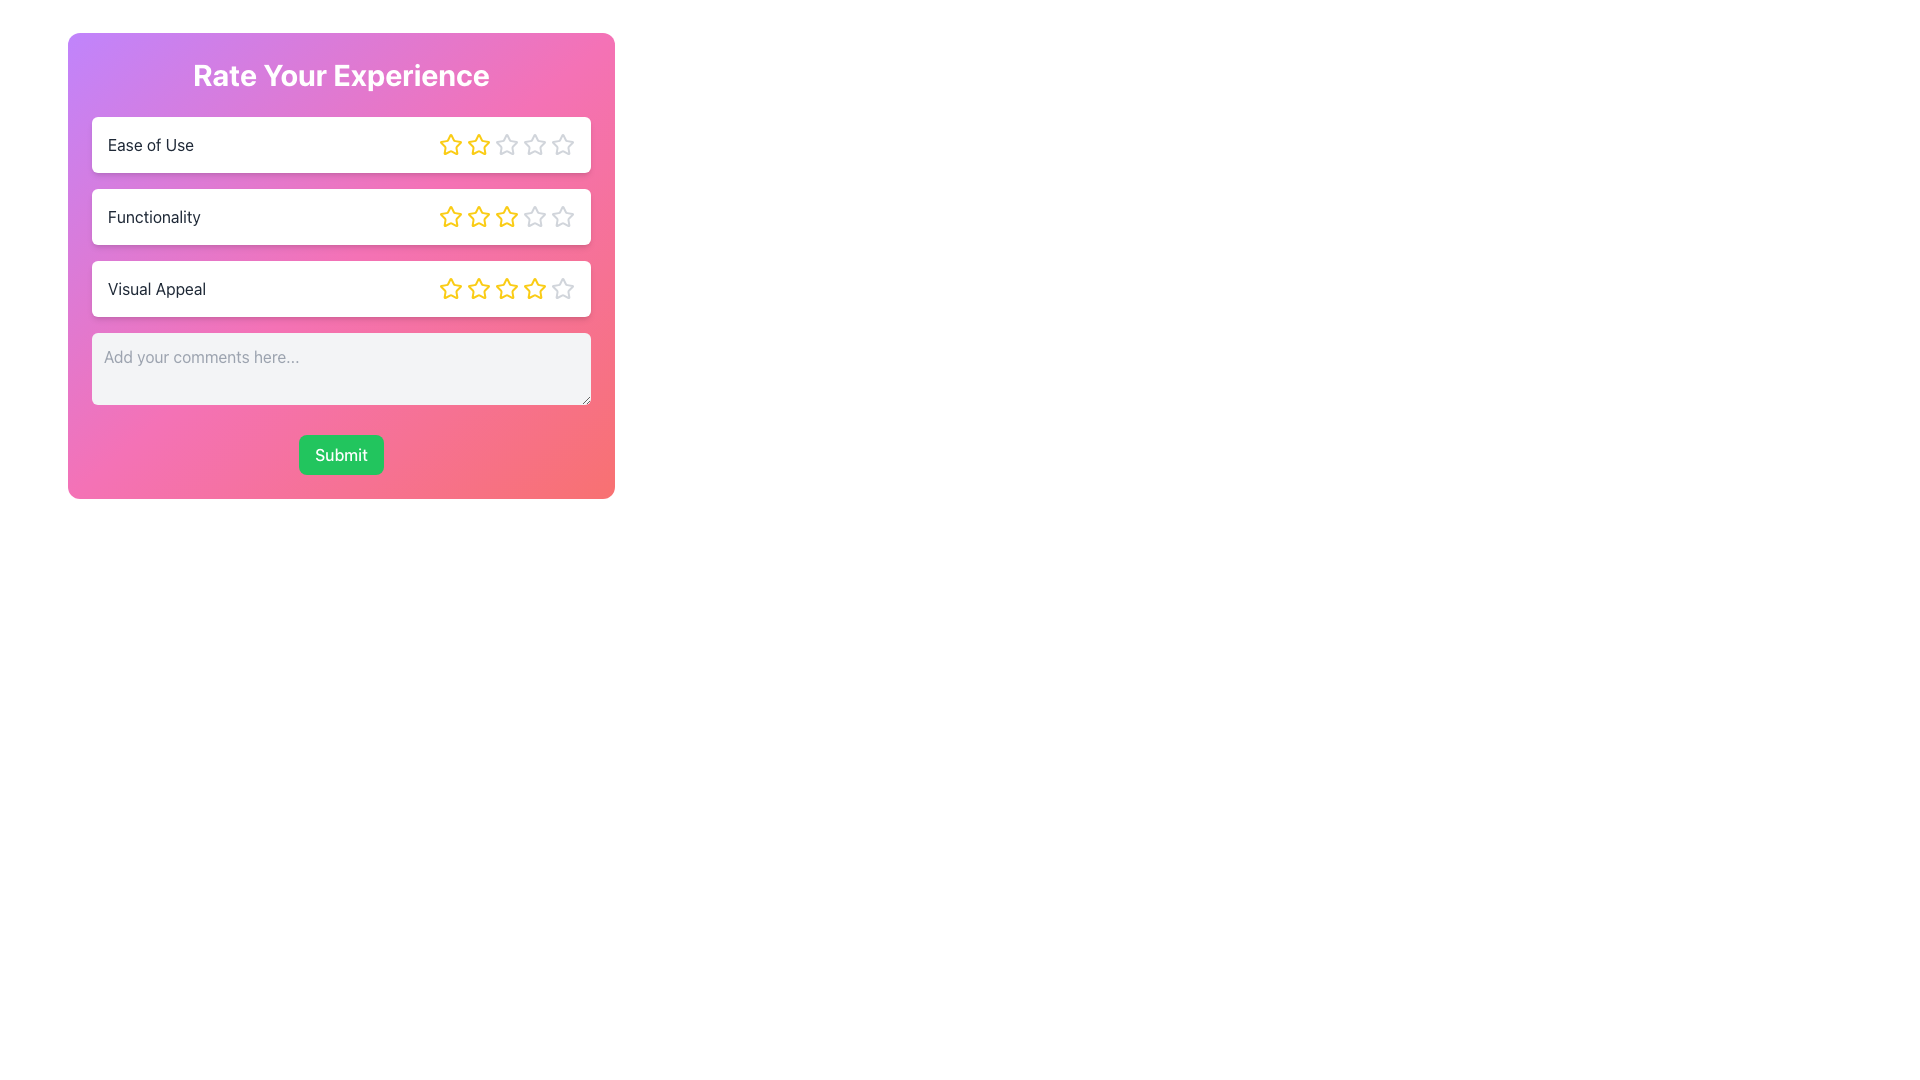 Image resolution: width=1920 pixels, height=1080 pixels. I want to click on the first interactive rating star icon to indicate a rating for 'Visual Appeal', so click(450, 289).